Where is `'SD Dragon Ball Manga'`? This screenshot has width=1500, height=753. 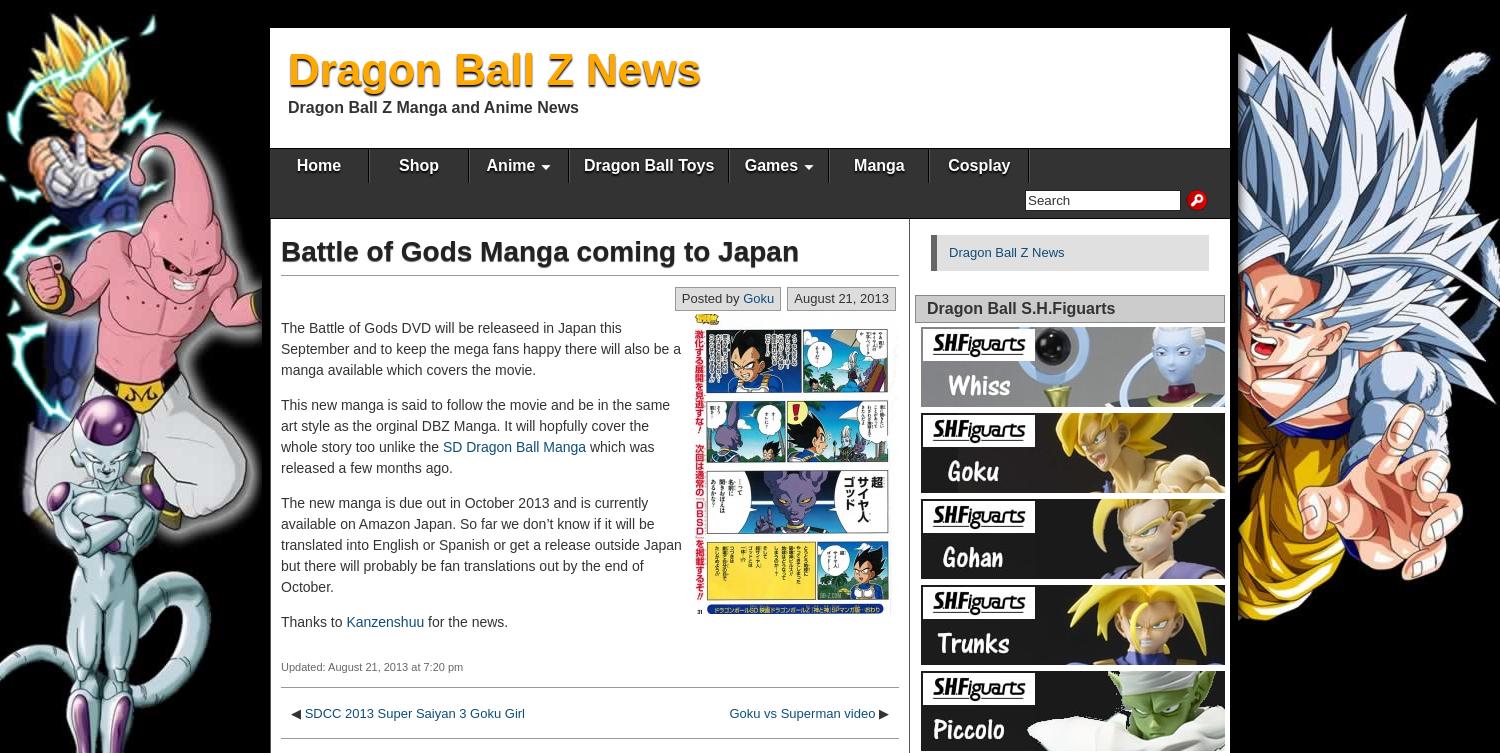
'SD Dragon Ball Manga' is located at coordinates (514, 445).